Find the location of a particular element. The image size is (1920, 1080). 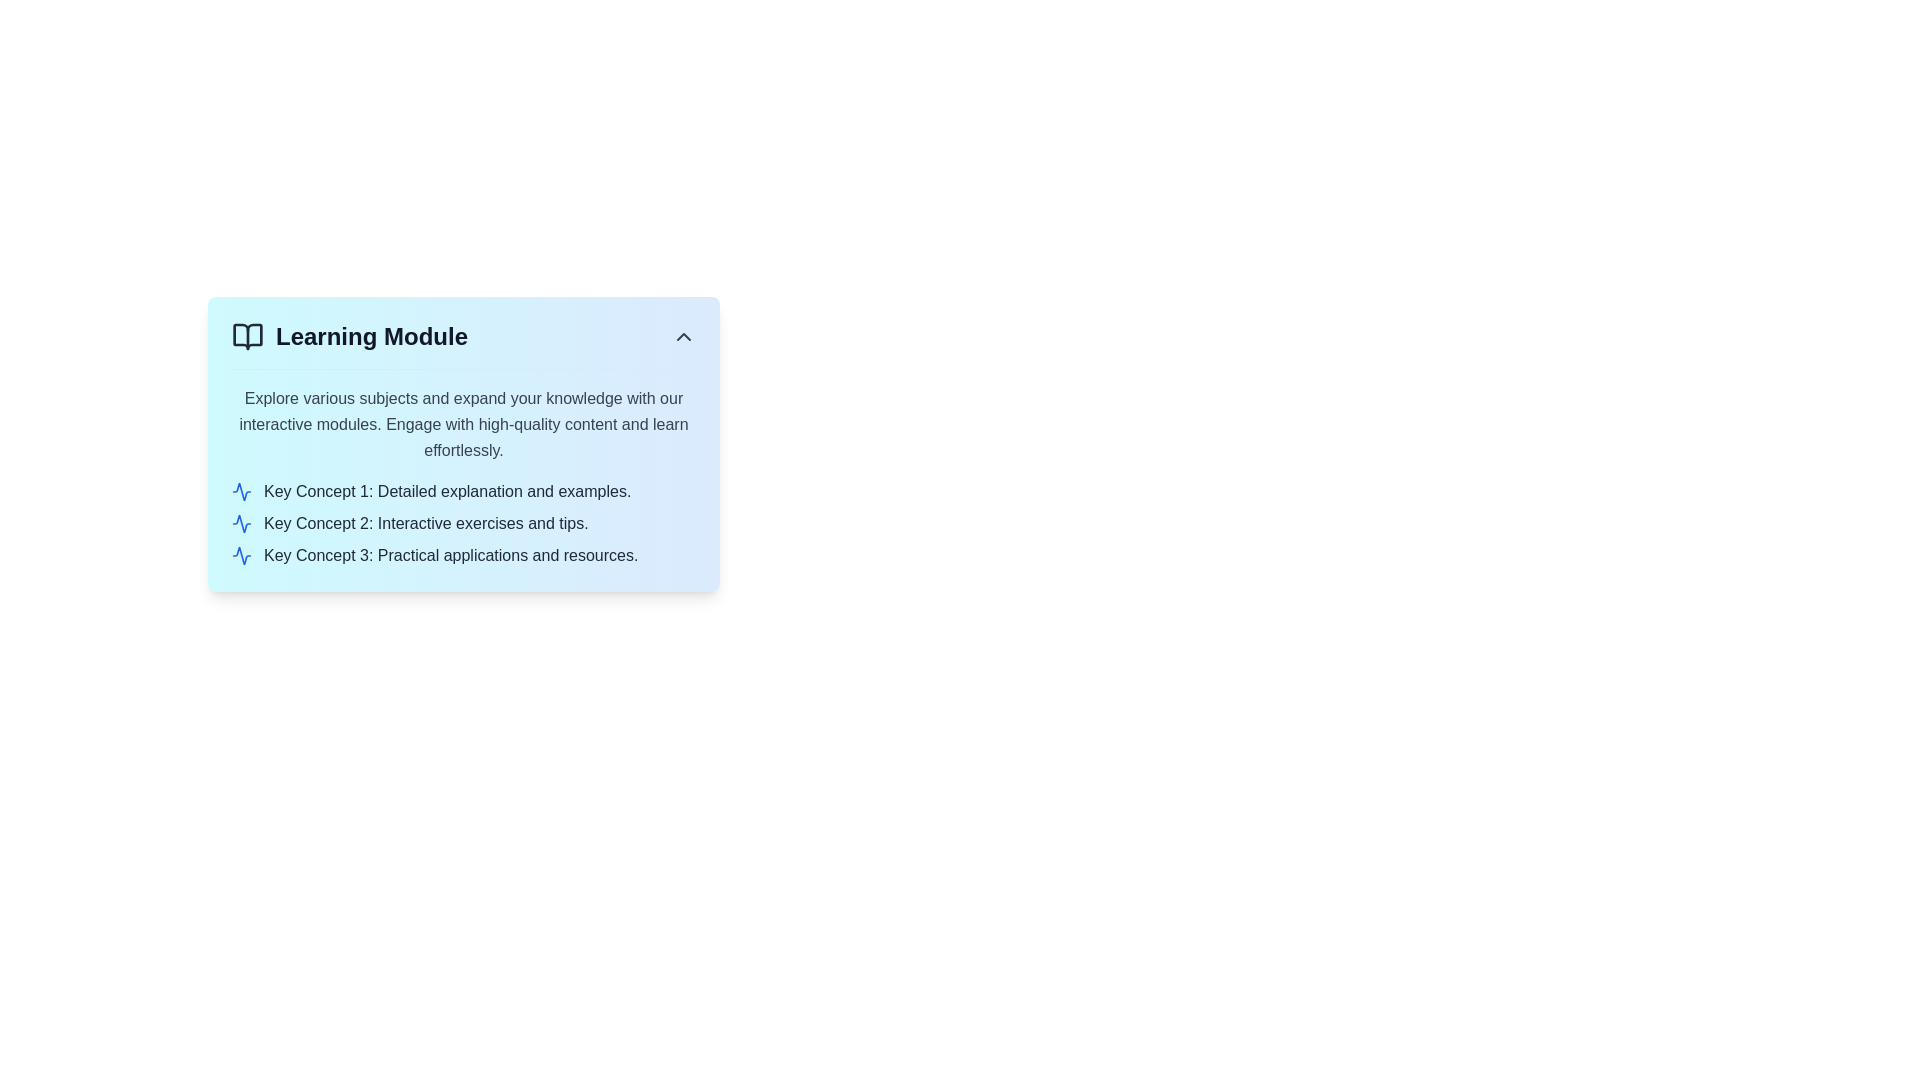

the book icon, which is a dark gray graphic representing an educational context, located to the left of the 'Learning Module' text is located at coordinates (247, 335).